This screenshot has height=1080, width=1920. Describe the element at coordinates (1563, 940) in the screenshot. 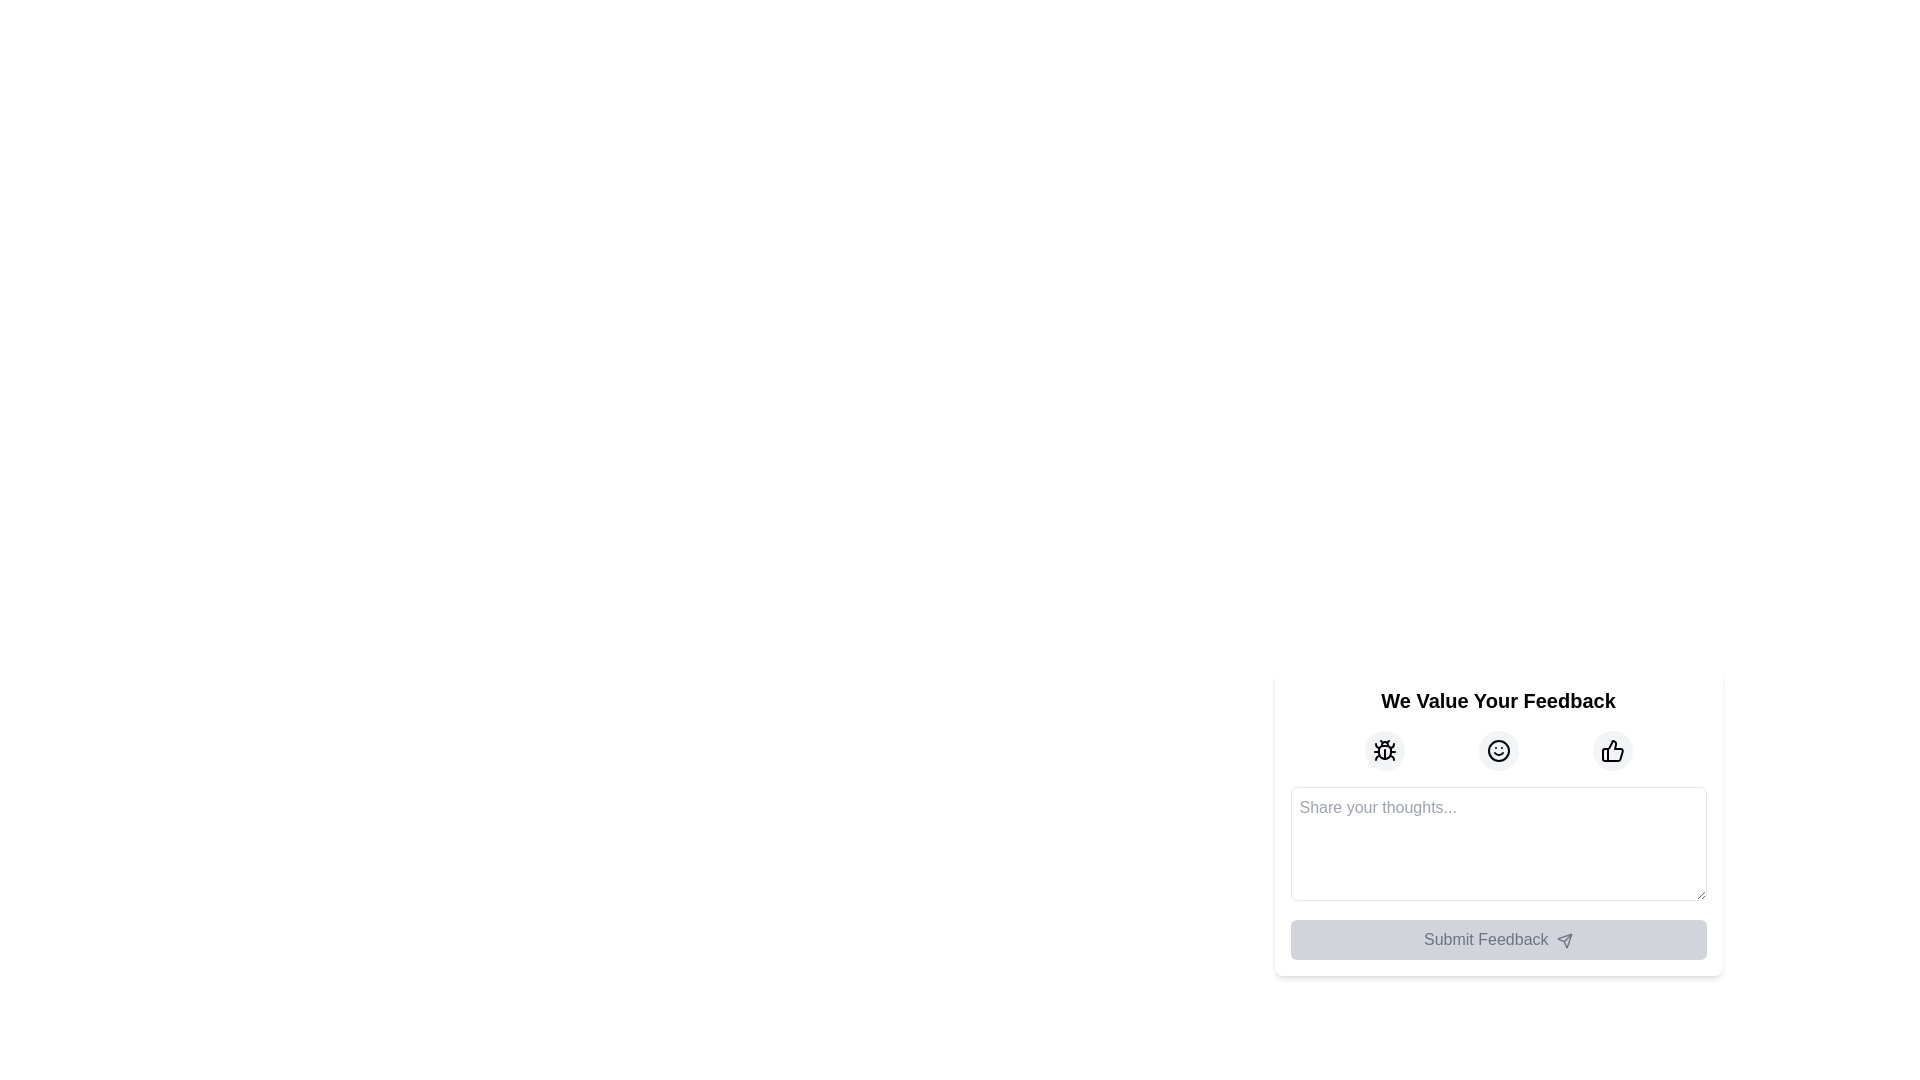

I see `the triangular SVG vector graphic element resembling a paper plane, located within the feedback submission panel, to trigger related functionality` at that location.